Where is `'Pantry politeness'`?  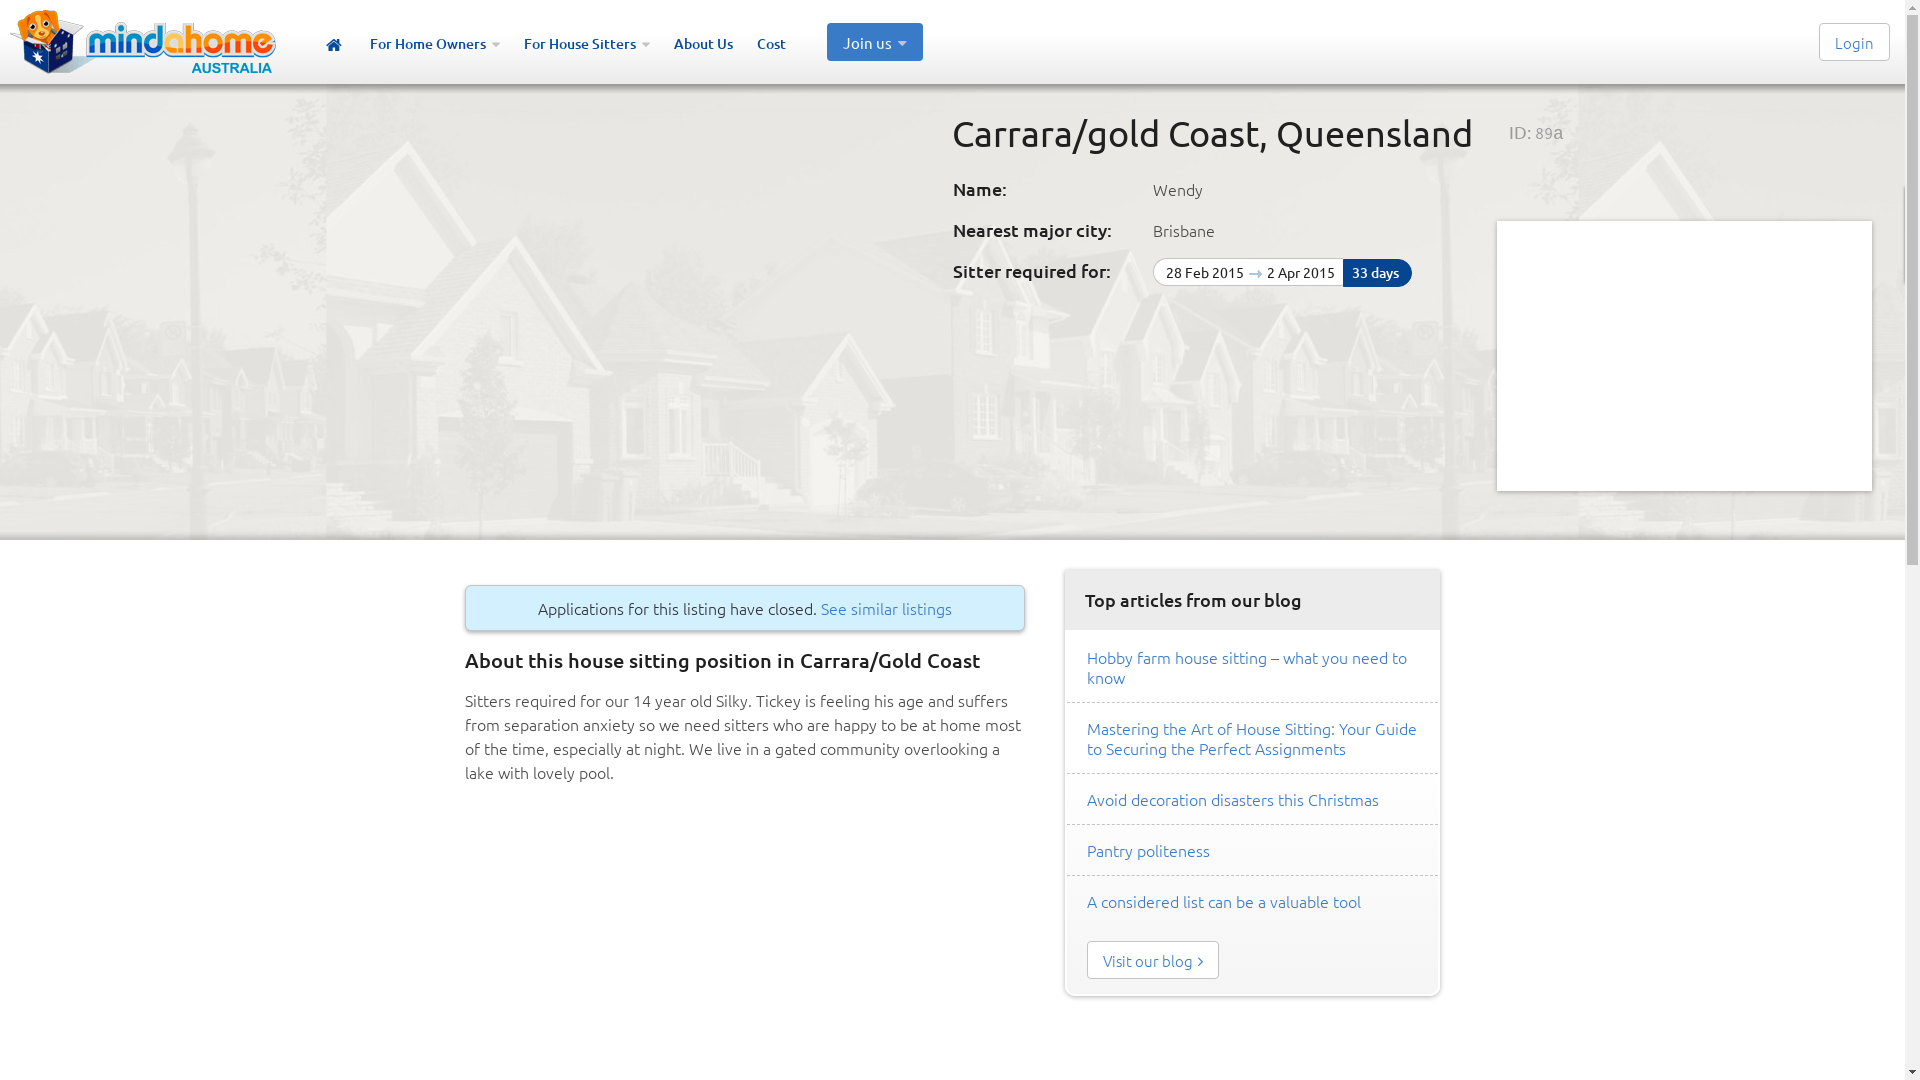 'Pantry politeness' is located at coordinates (1148, 849).